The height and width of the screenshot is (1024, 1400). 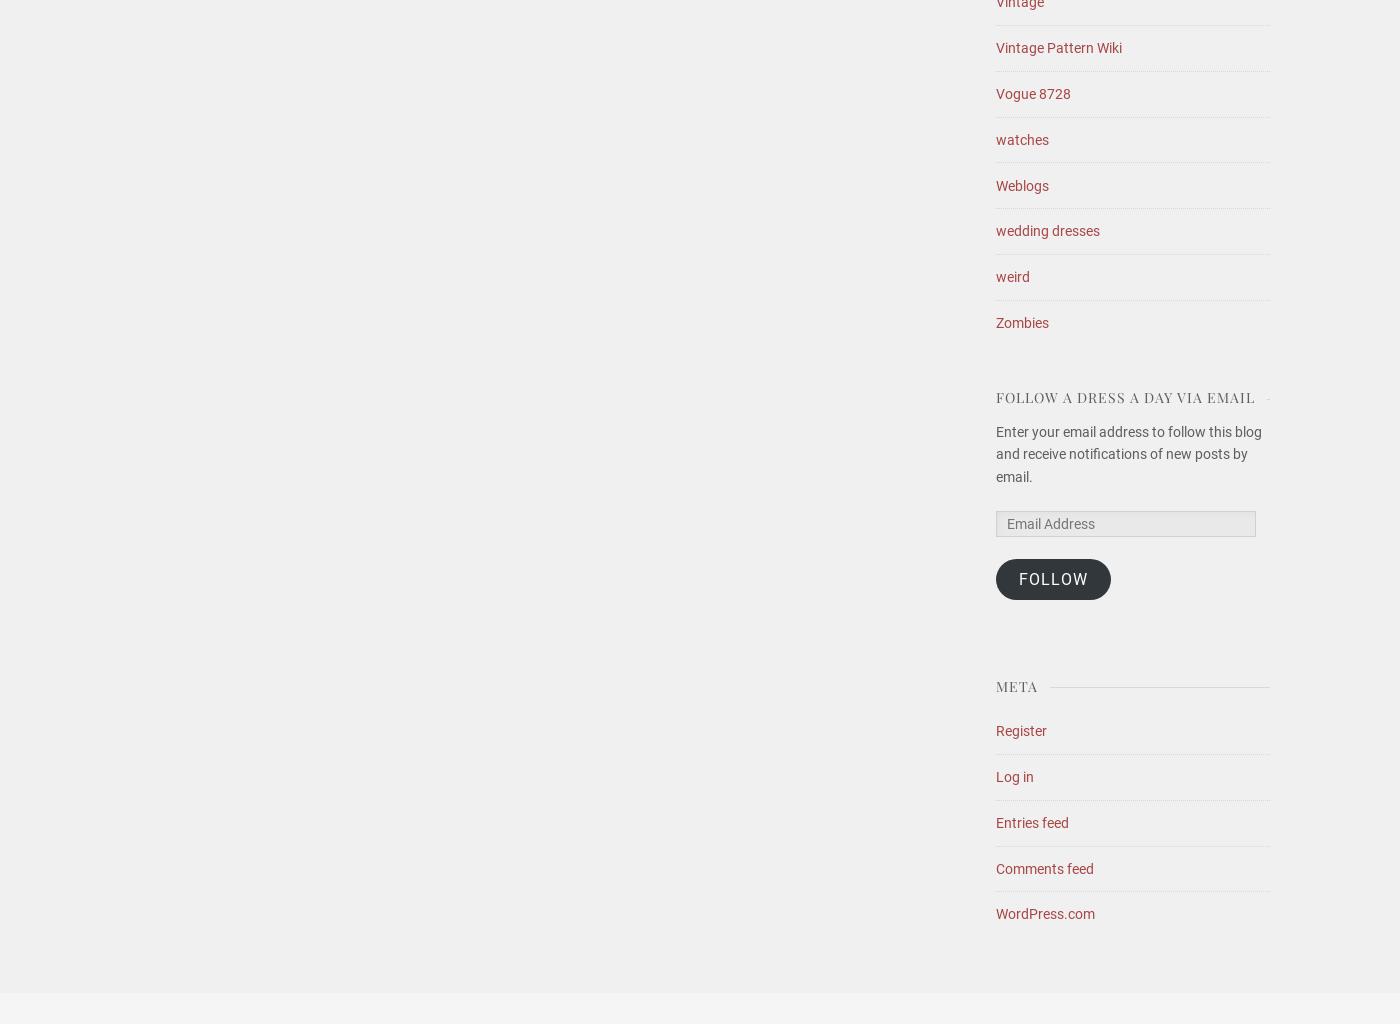 What do you see at coordinates (1021, 730) in the screenshot?
I see `'Register'` at bounding box center [1021, 730].